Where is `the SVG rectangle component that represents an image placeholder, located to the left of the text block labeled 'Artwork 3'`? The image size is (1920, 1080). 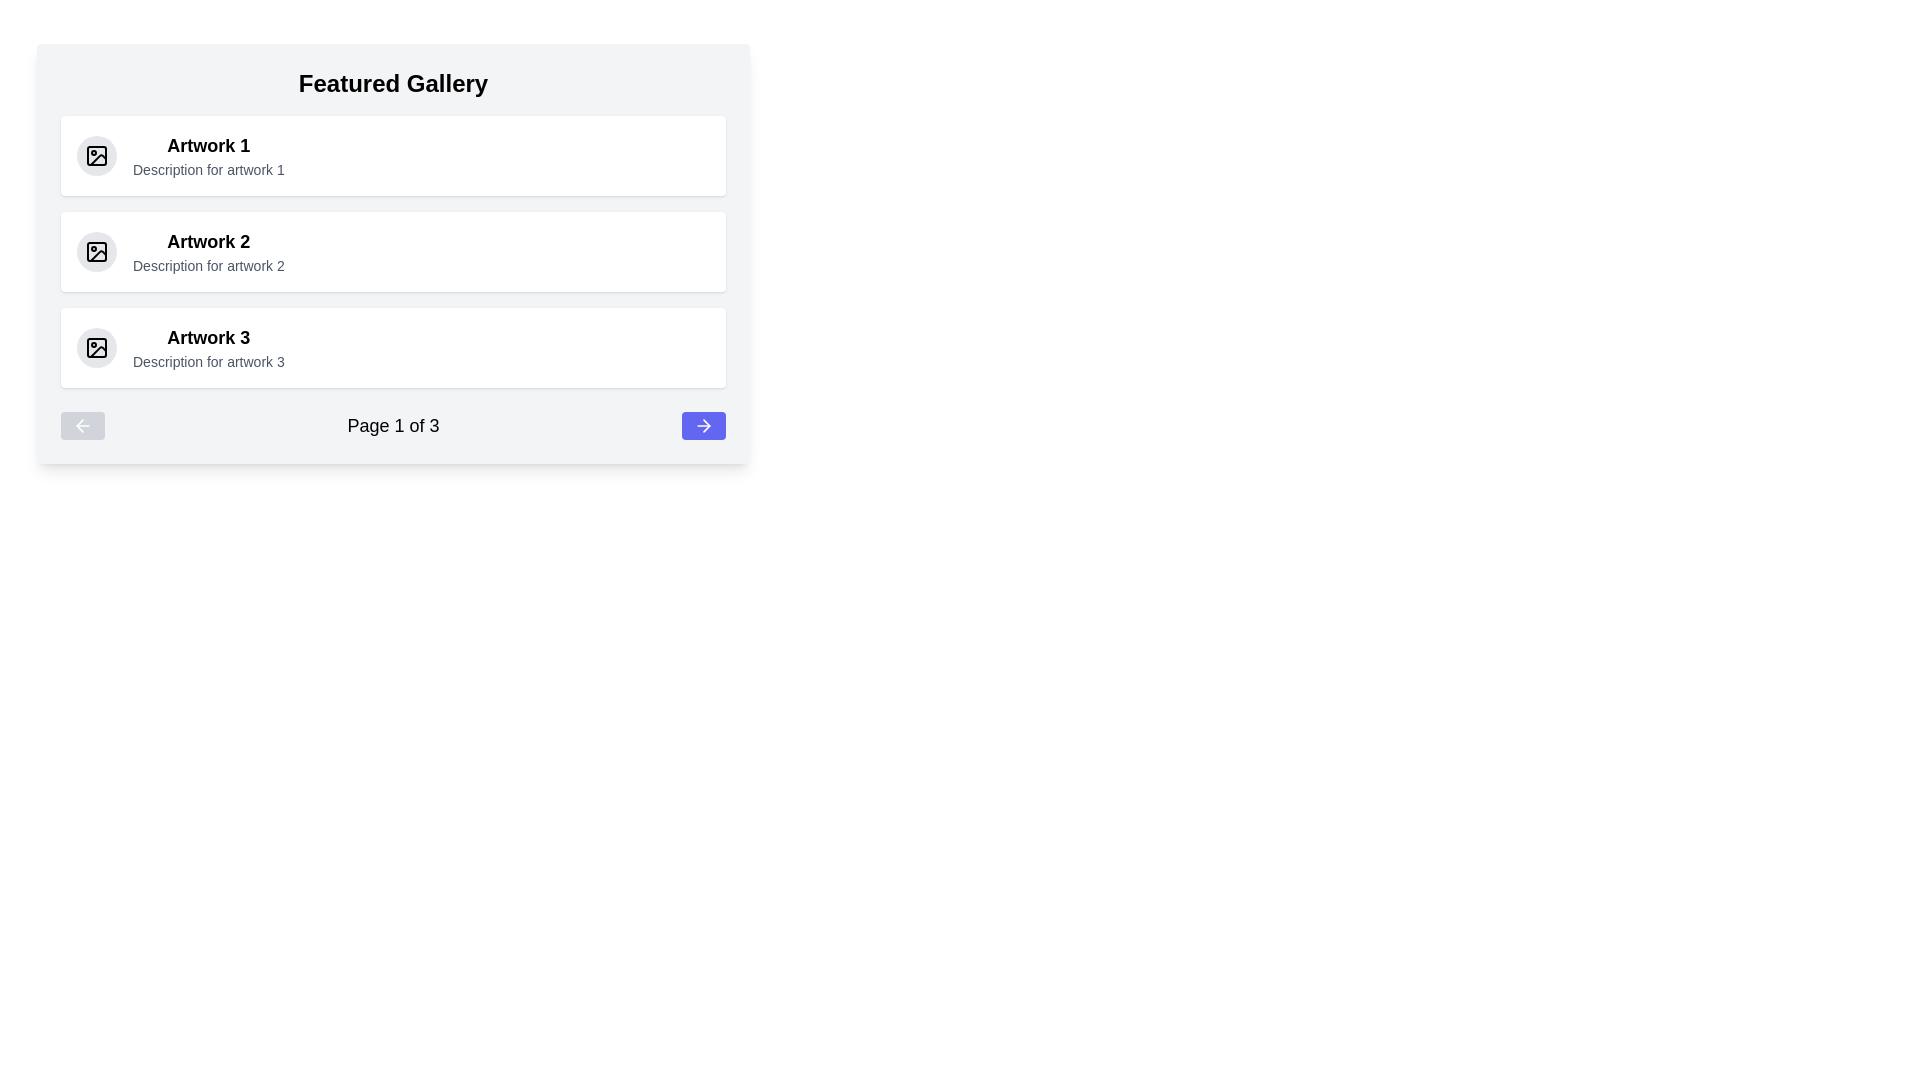 the SVG rectangle component that represents an image placeholder, located to the left of the text block labeled 'Artwork 3' is located at coordinates (95, 346).